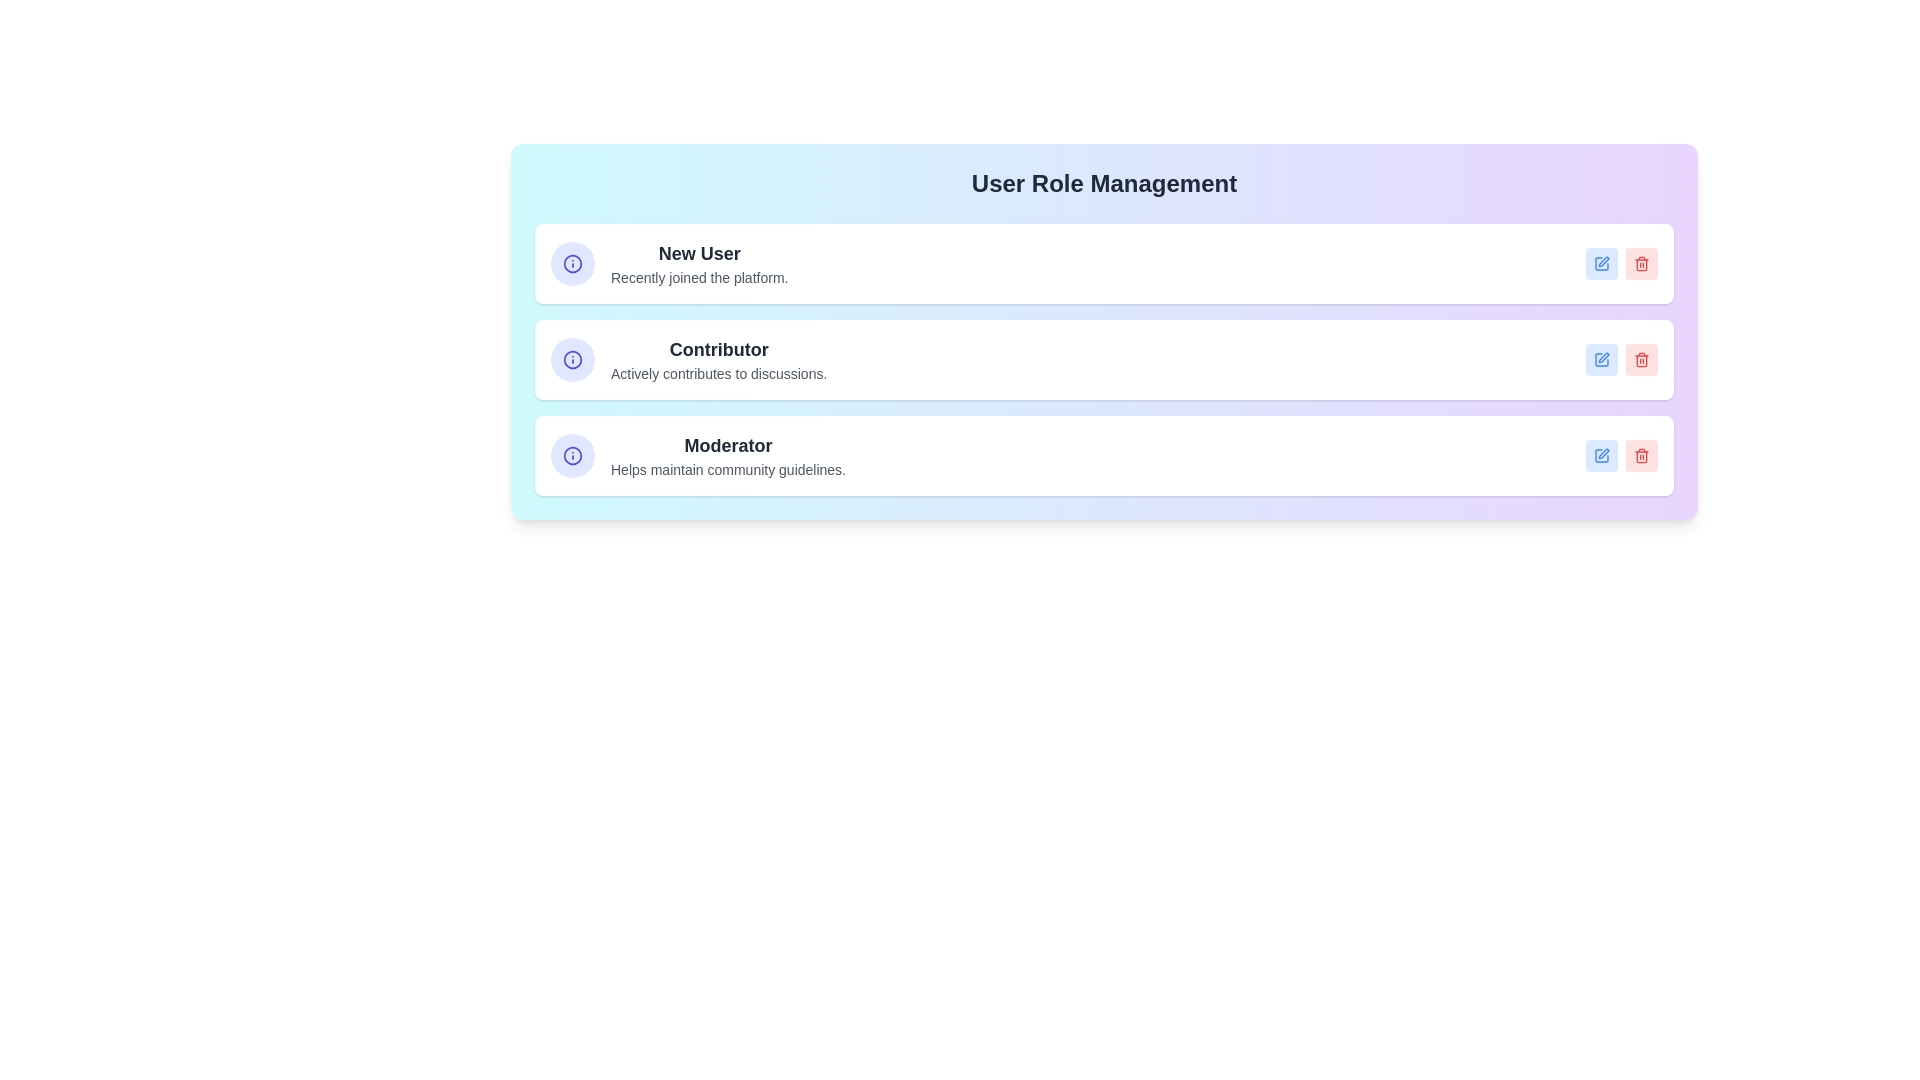 The width and height of the screenshot is (1920, 1080). Describe the element at coordinates (1641, 358) in the screenshot. I see `the delete button for the tag Contributor` at that location.